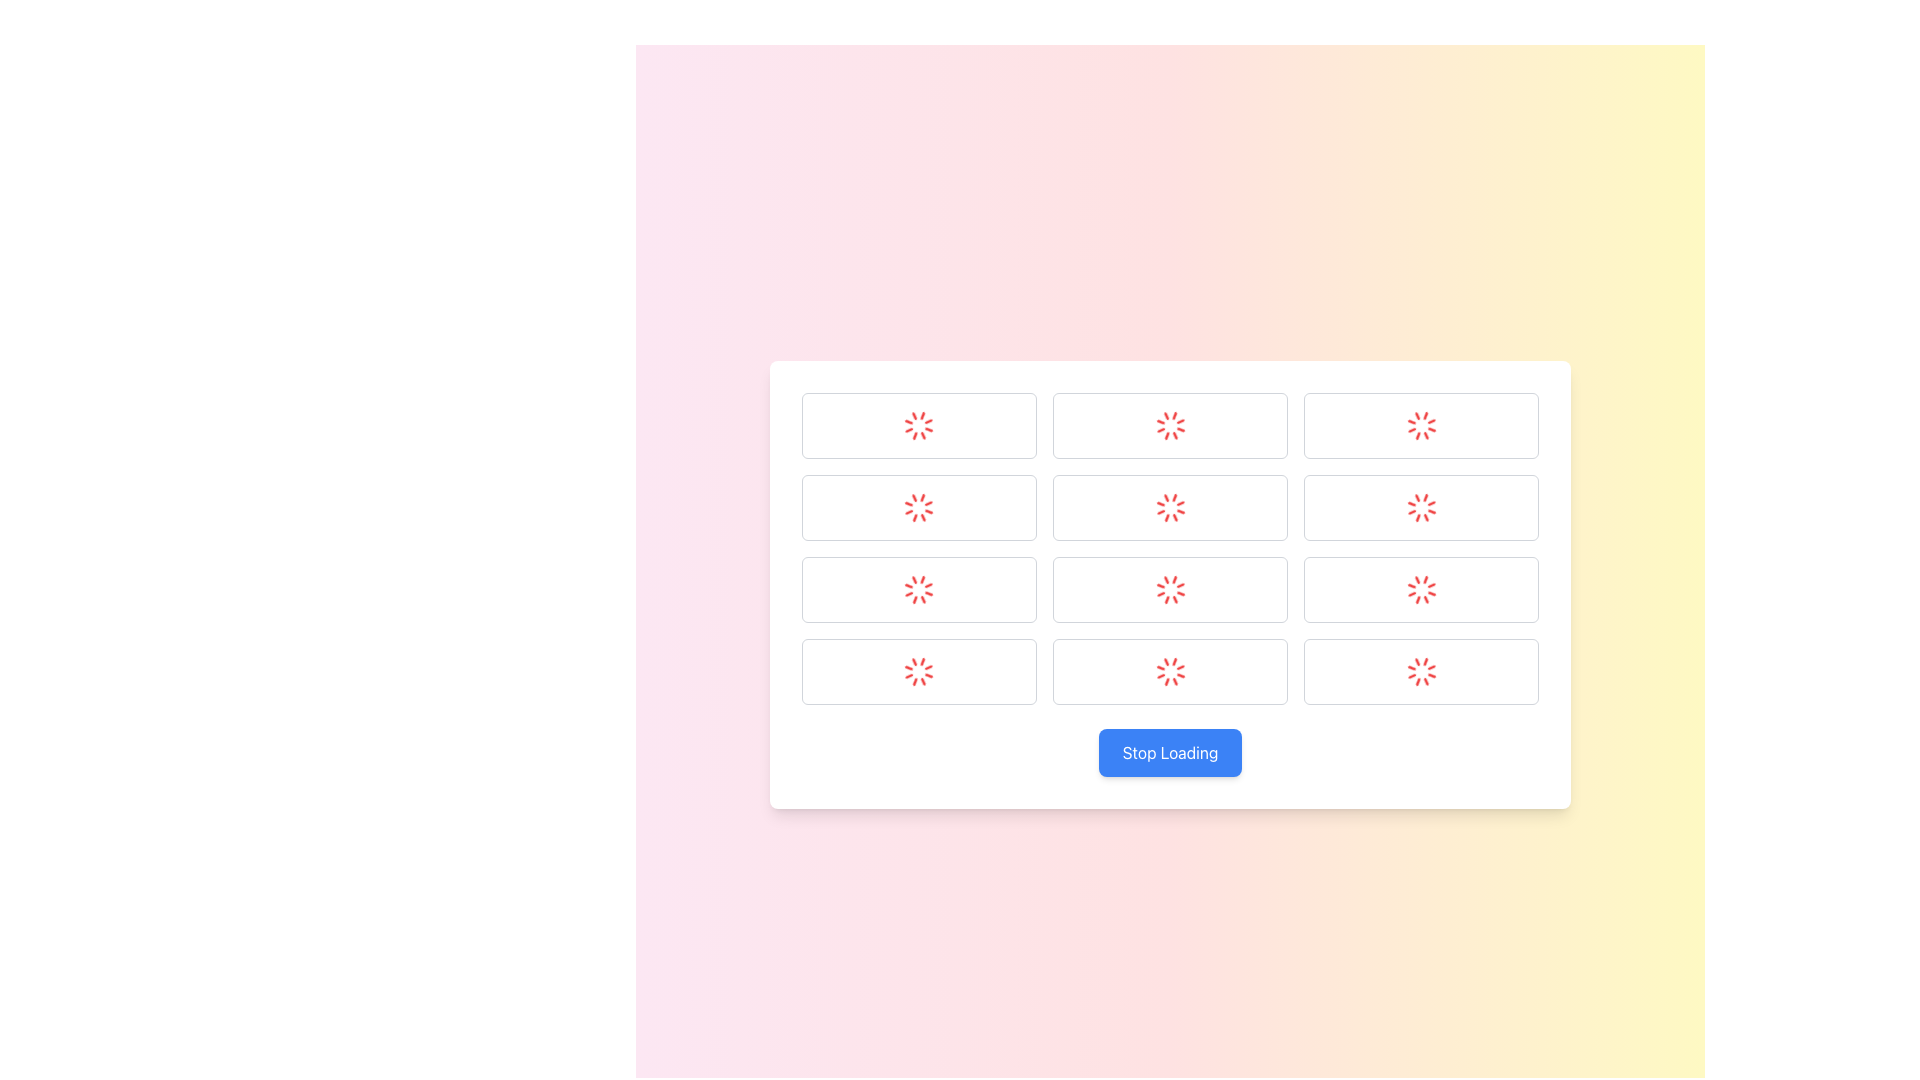 The width and height of the screenshot is (1920, 1080). I want to click on the progress of the Spinning Loader Icon located in the sixth card of a 3x4 grid layout, specifically in the second row and third column, indicating ongoing activity, so click(1420, 589).